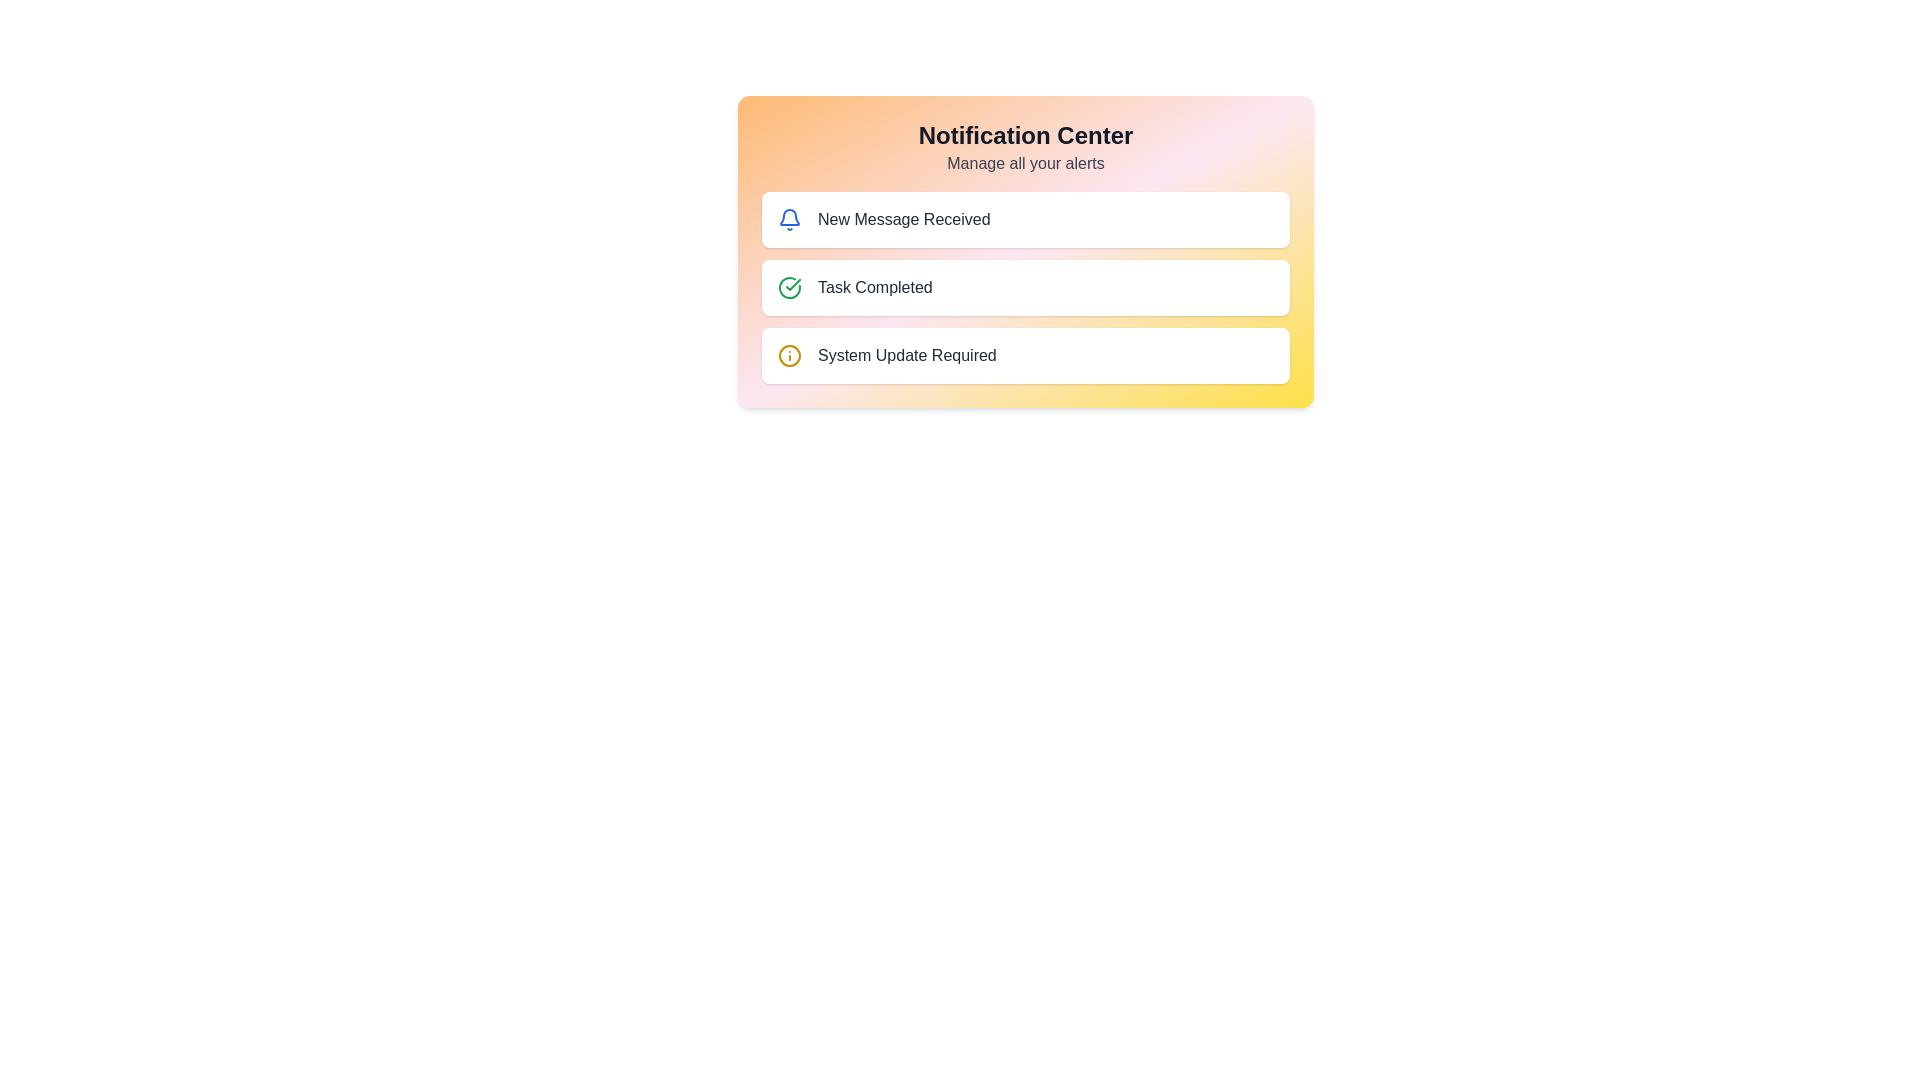 This screenshot has height=1080, width=1920. I want to click on the notification icon for New Message Received, so click(789, 219).